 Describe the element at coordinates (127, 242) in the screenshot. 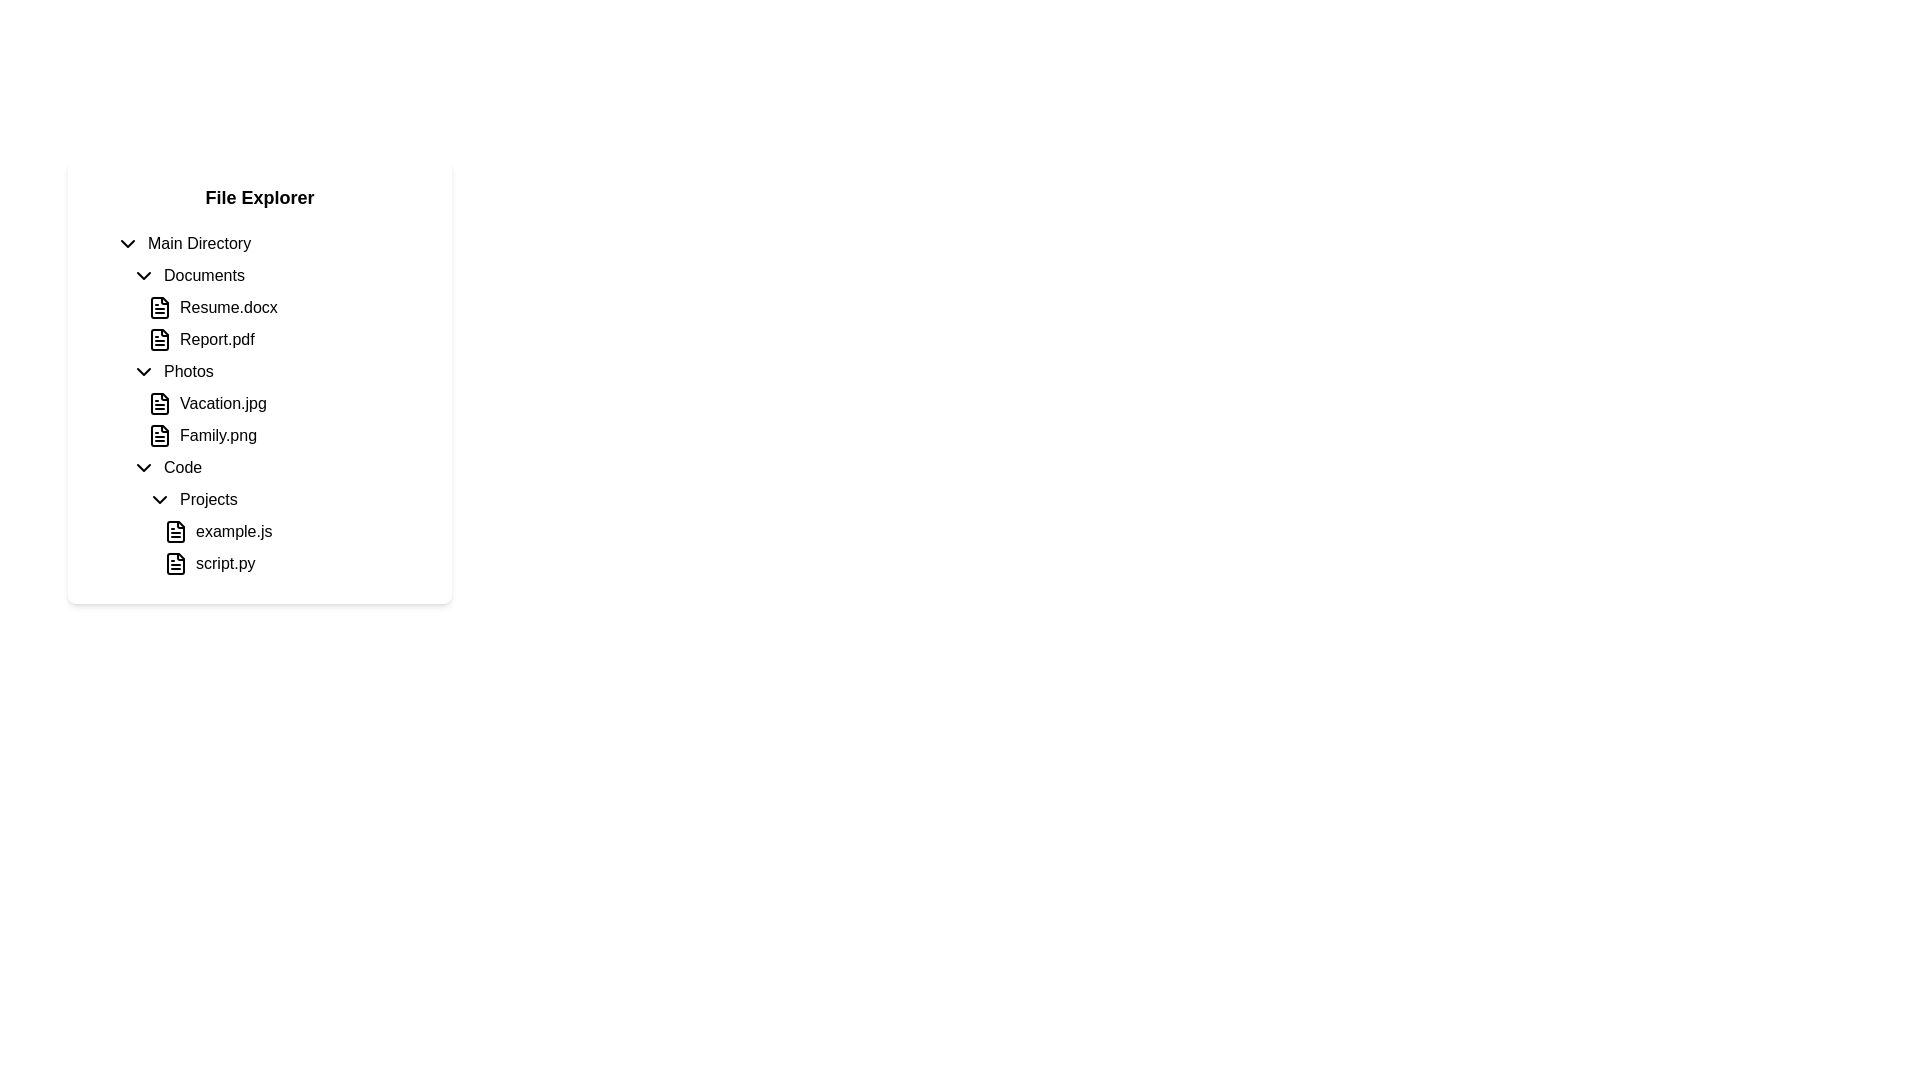

I see `the interactive chevron icon that indicates the expansion or collapse of the 'Main Directory' section for visual feedback` at that location.